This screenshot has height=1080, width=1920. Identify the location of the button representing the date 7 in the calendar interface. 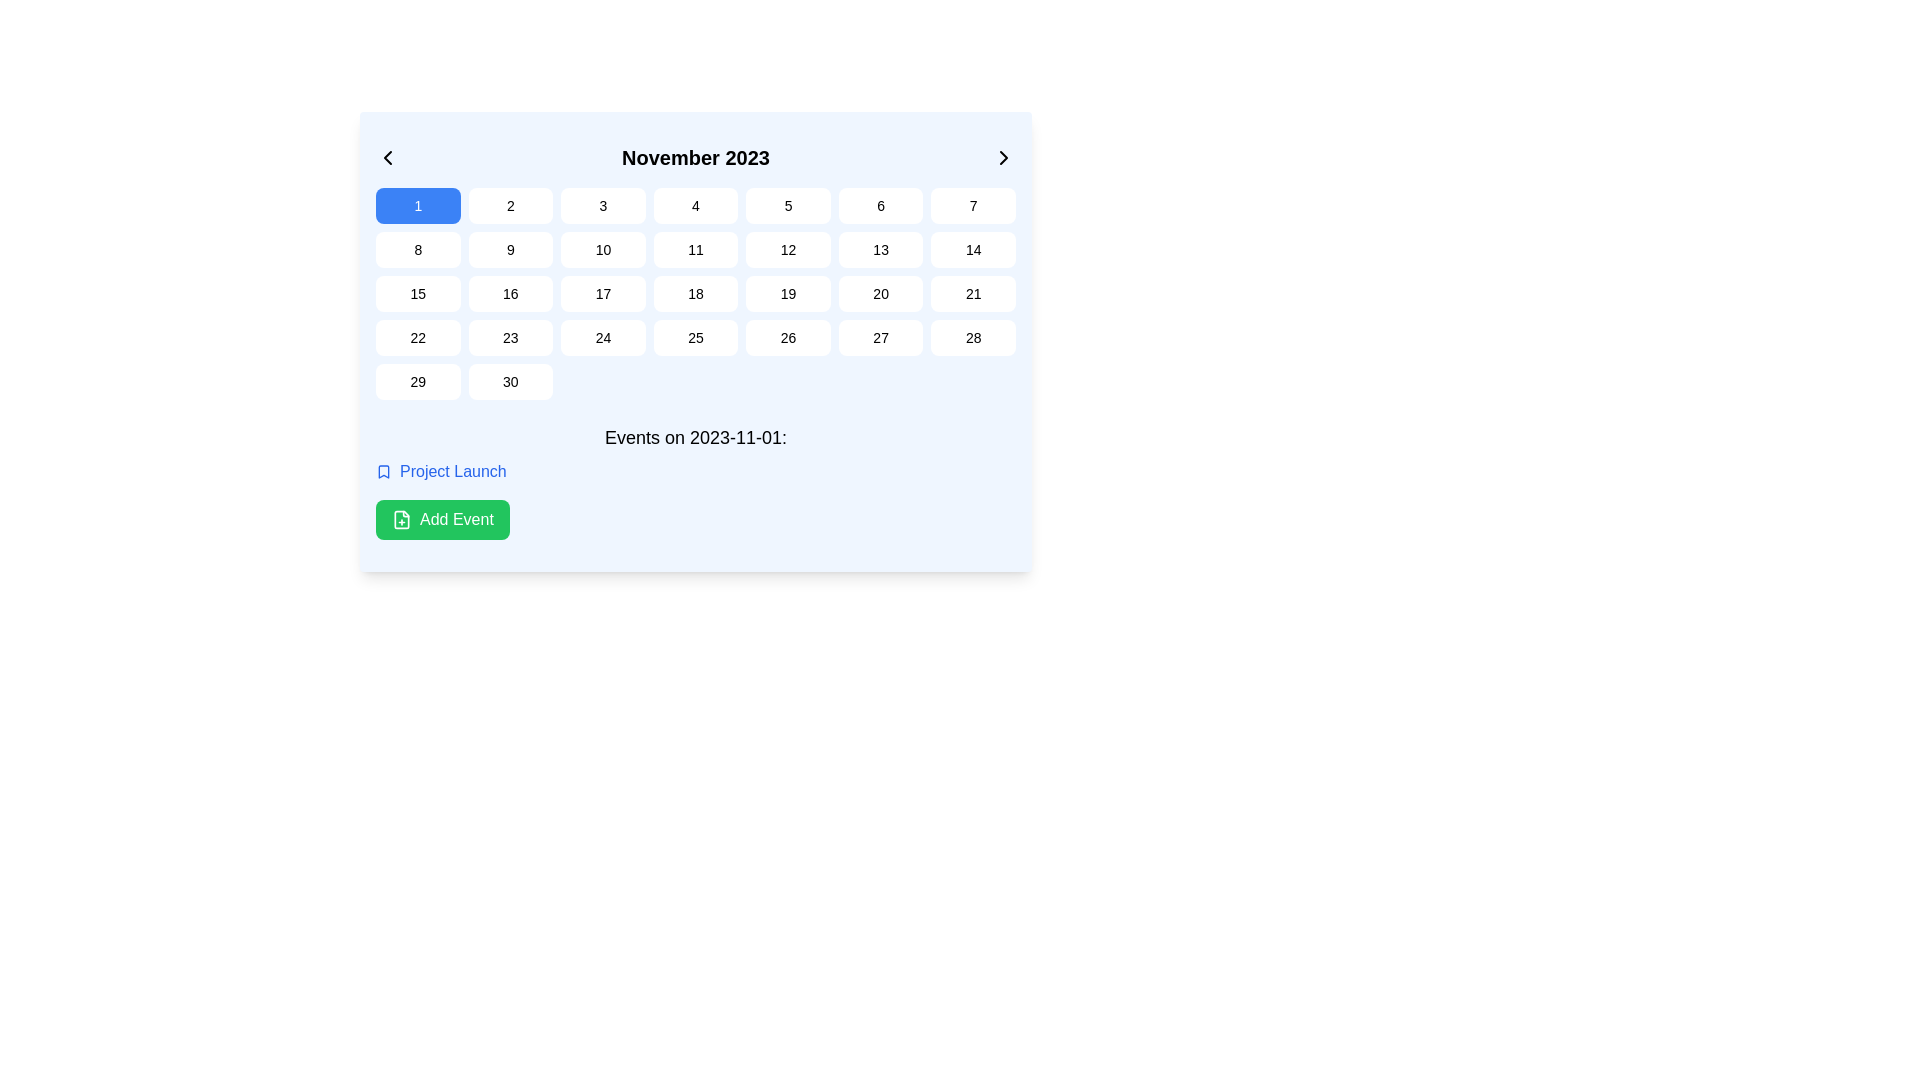
(973, 205).